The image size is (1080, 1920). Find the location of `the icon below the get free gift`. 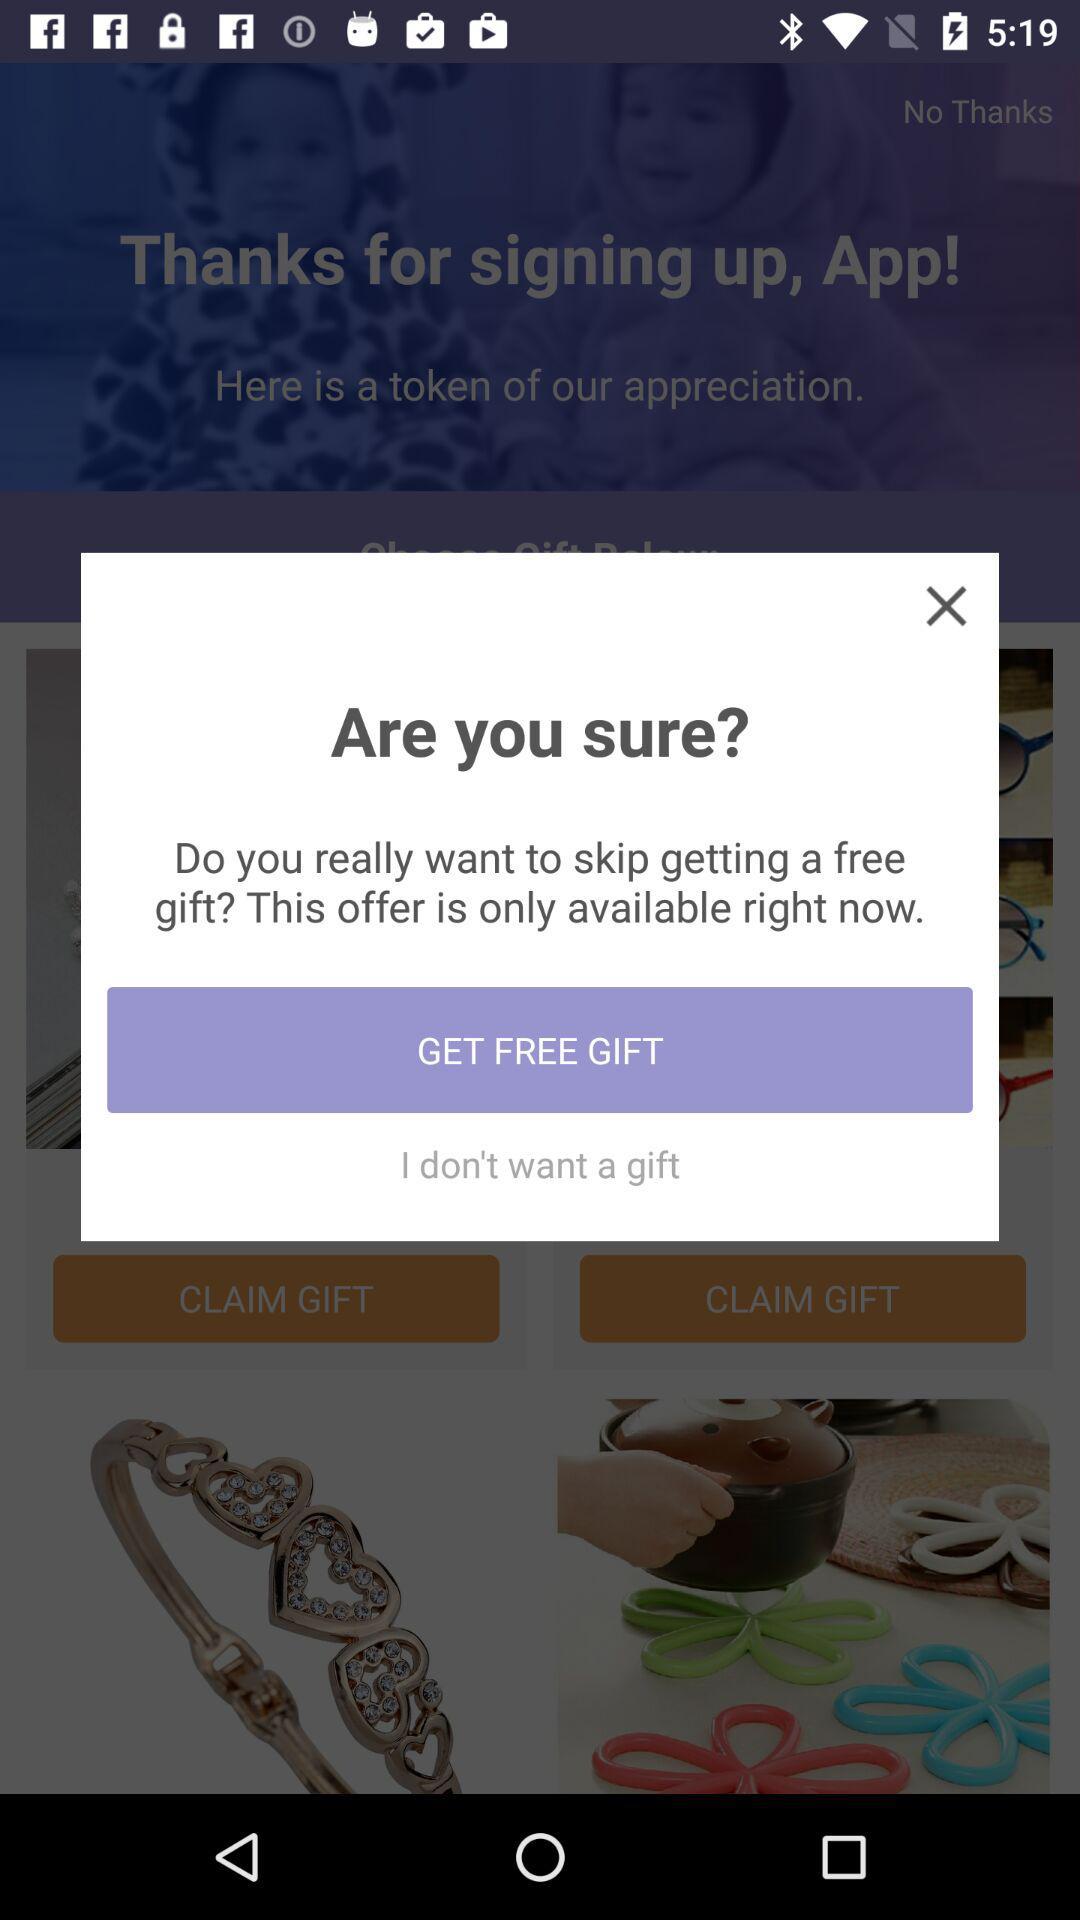

the icon below the get free gift is located at coordinates (540, 1163).